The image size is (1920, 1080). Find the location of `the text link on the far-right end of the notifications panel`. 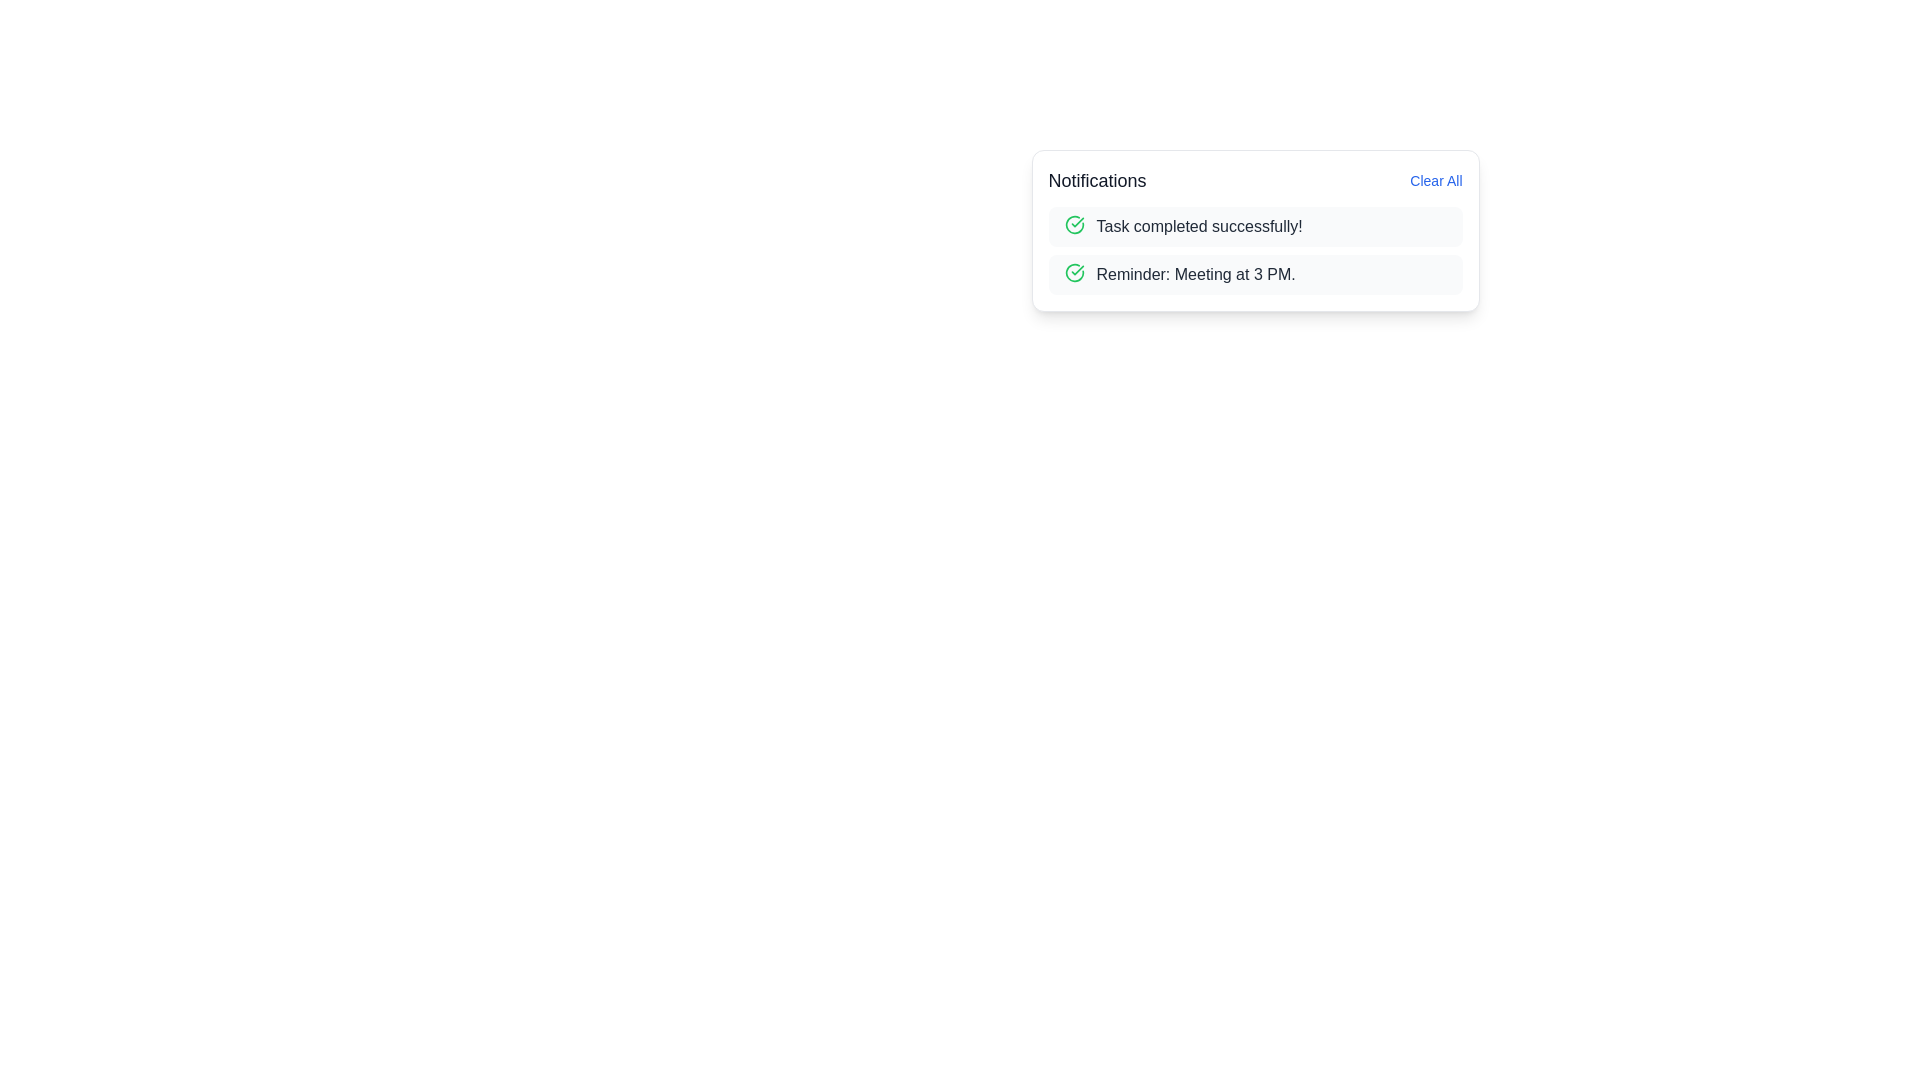

the text link on the far-right end of the notifications panel is located at coordinates (1435, 181).